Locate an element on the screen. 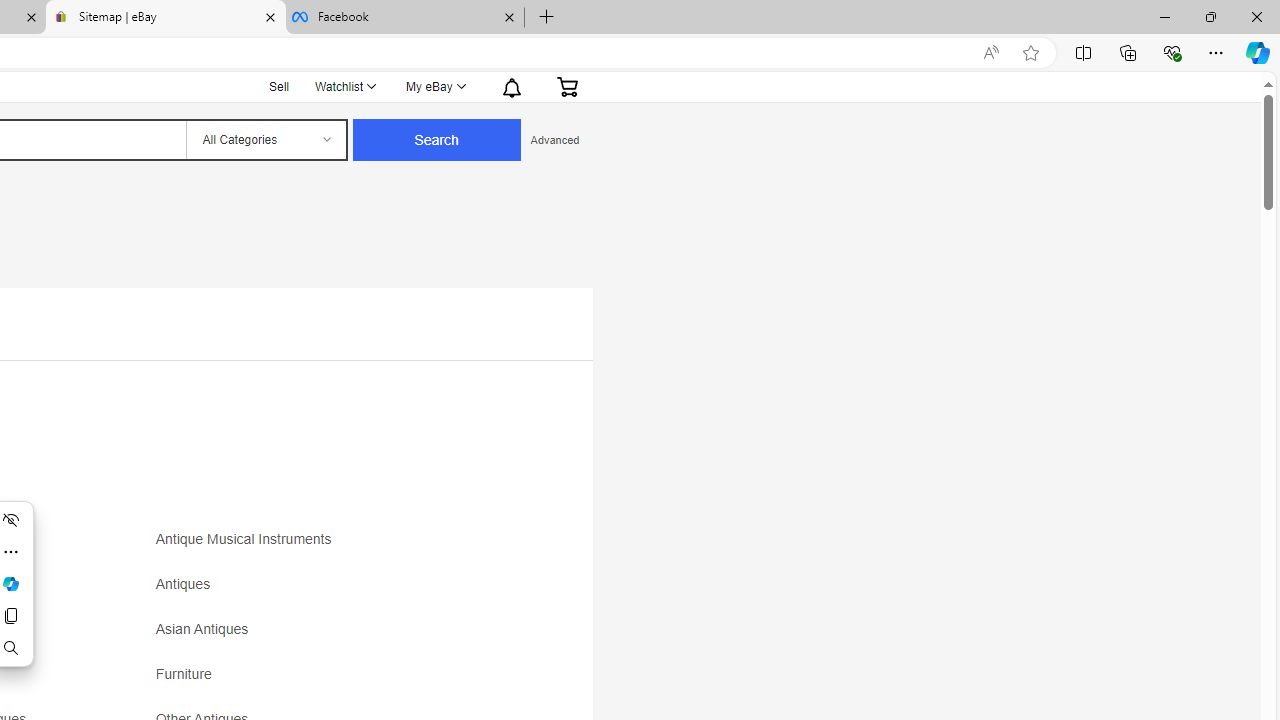 The height and width of the screenshot is (720, 1280). 'Antique Musical Instruments' is located at coordinates (247, 538).